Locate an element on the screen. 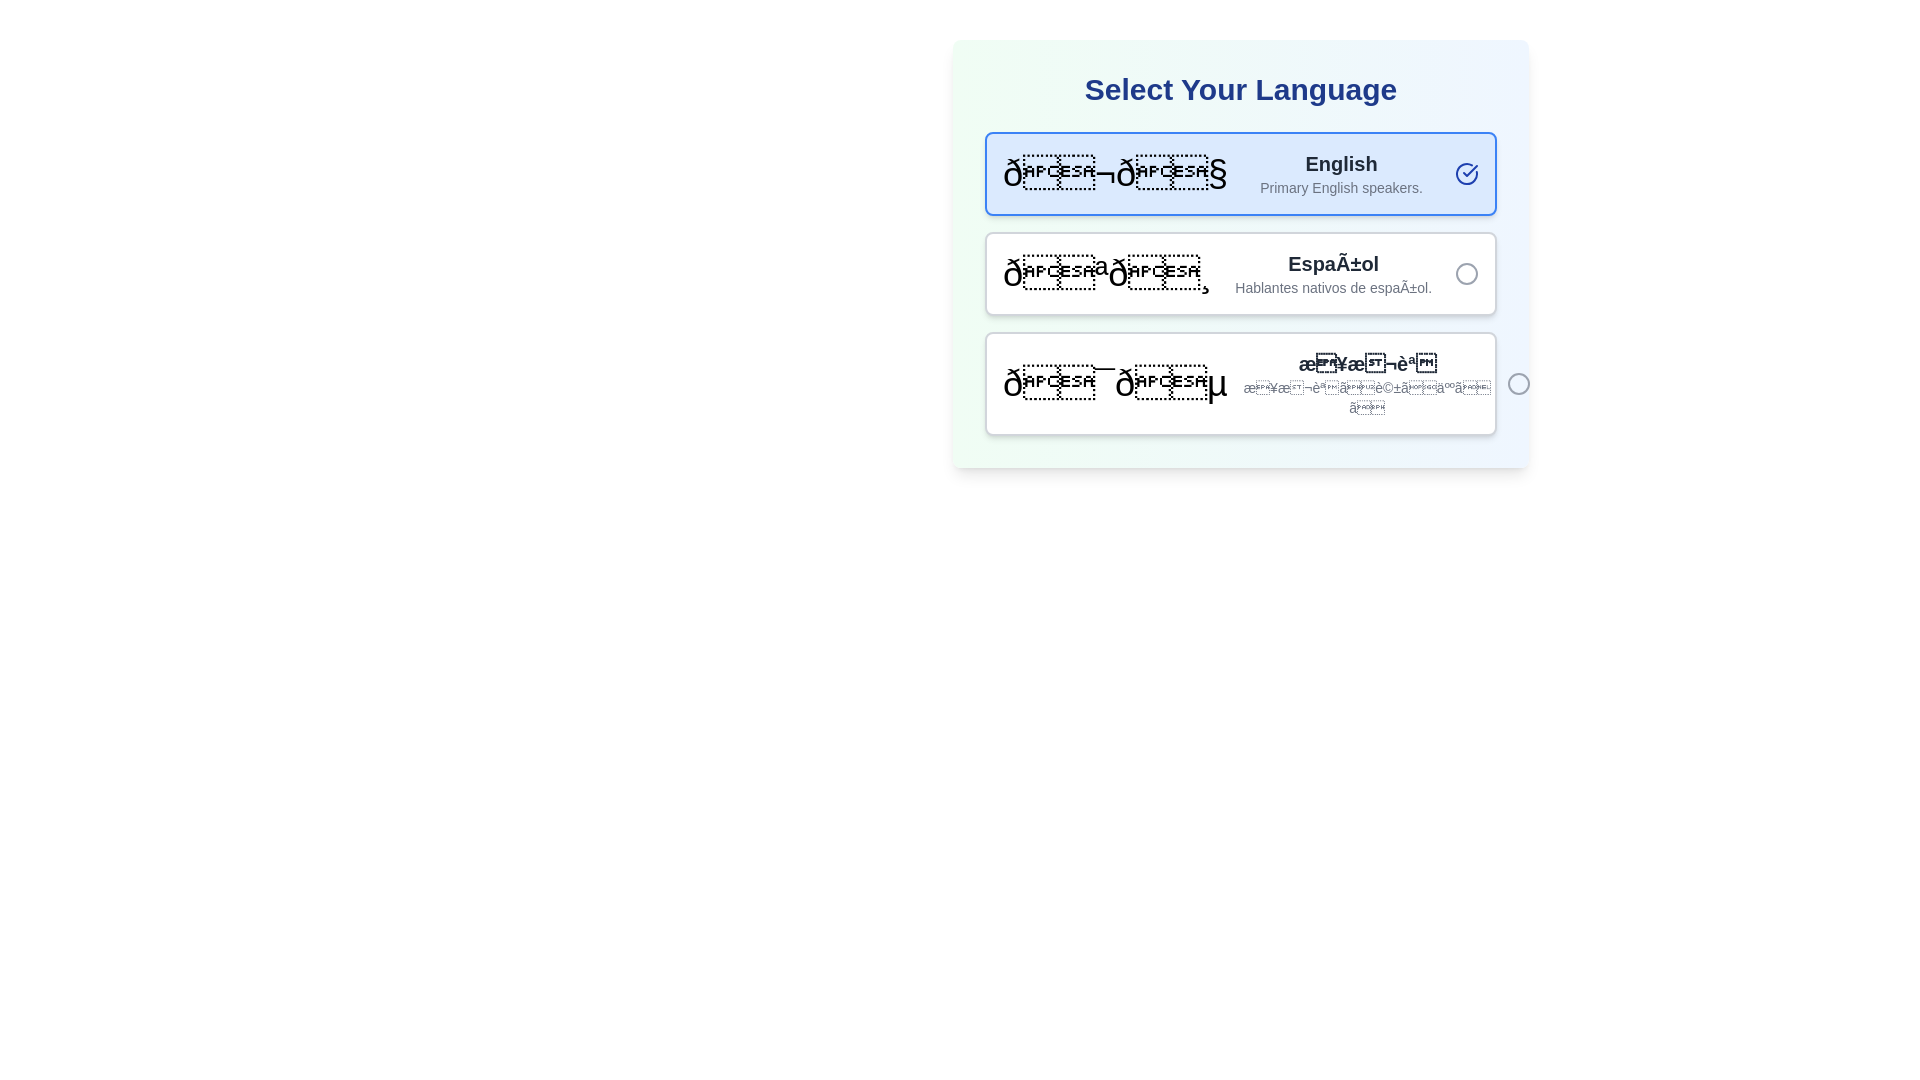 The image size is (1920, 1080). the 'Español' language selection panel is located at coordinates (1240, 273).